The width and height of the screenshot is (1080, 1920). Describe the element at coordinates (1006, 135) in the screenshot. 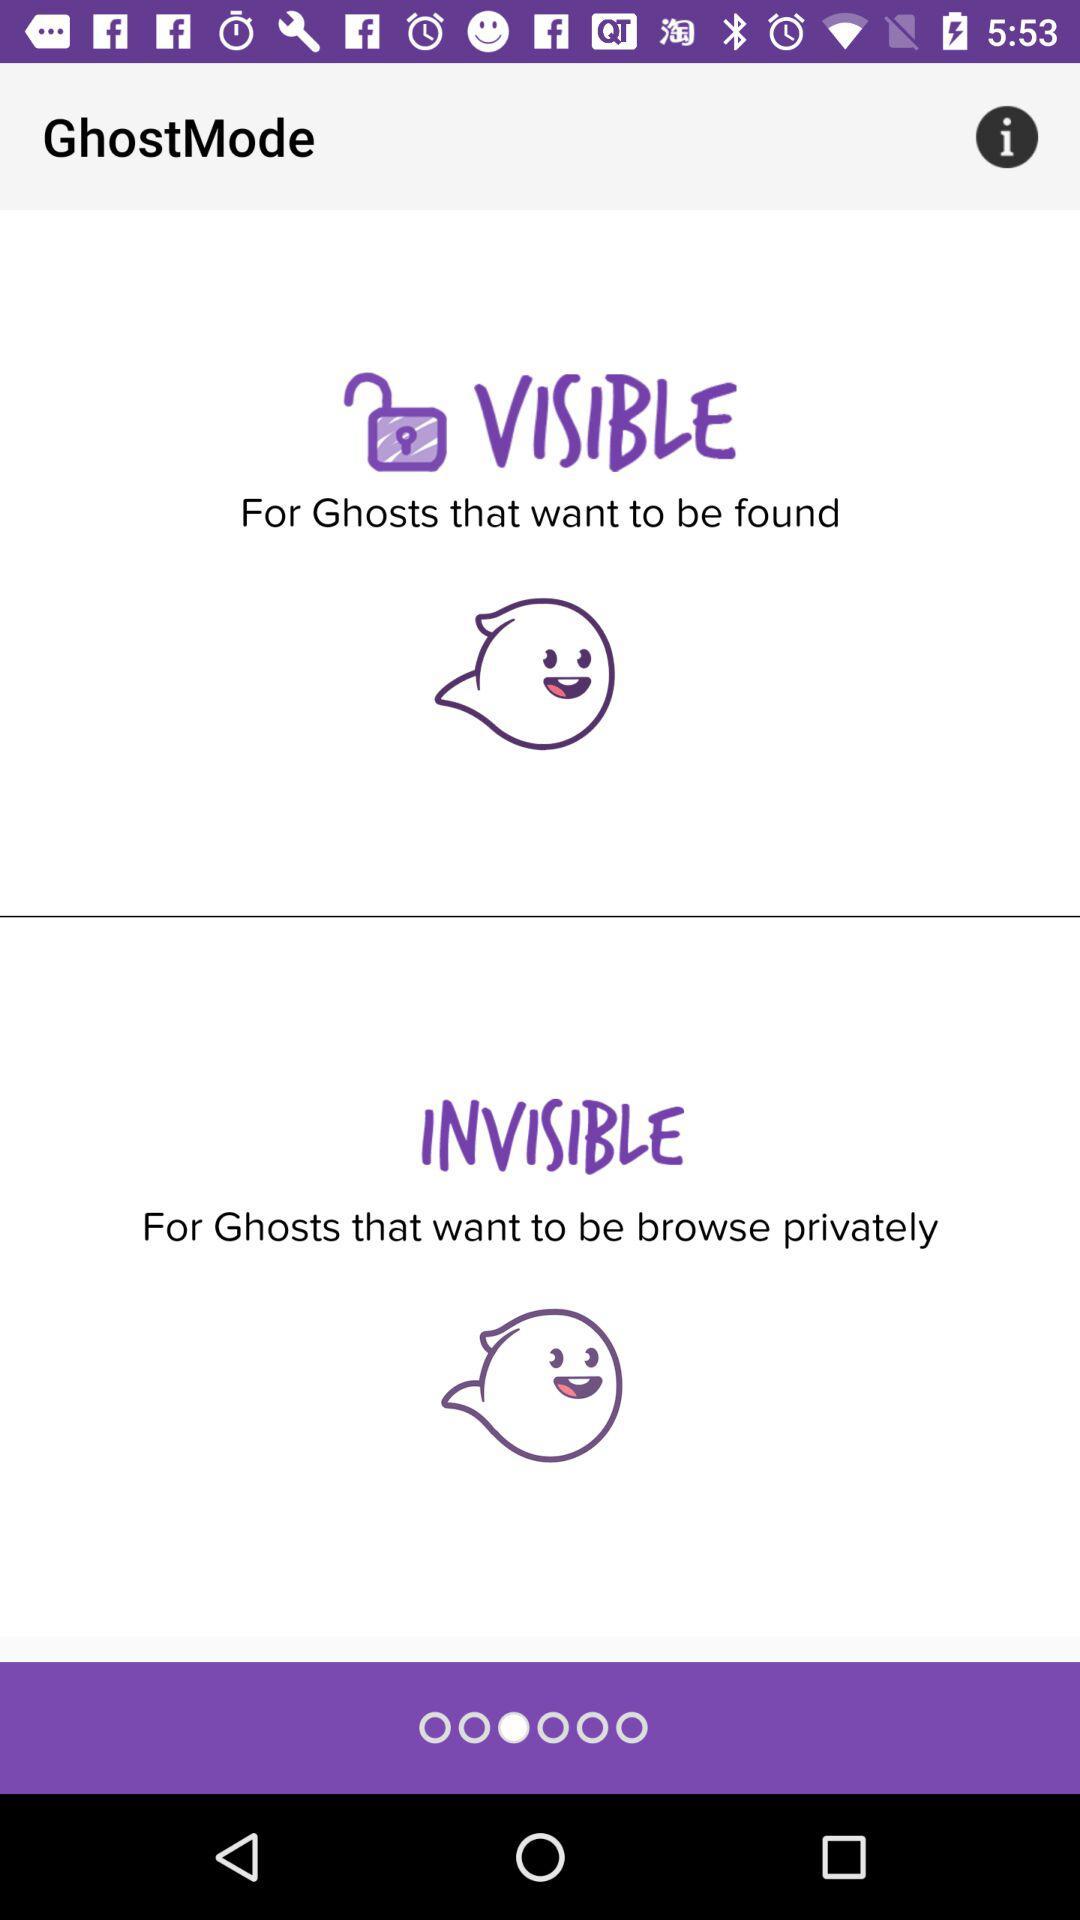

I see `the icon to the right of ghostmode` at that location.